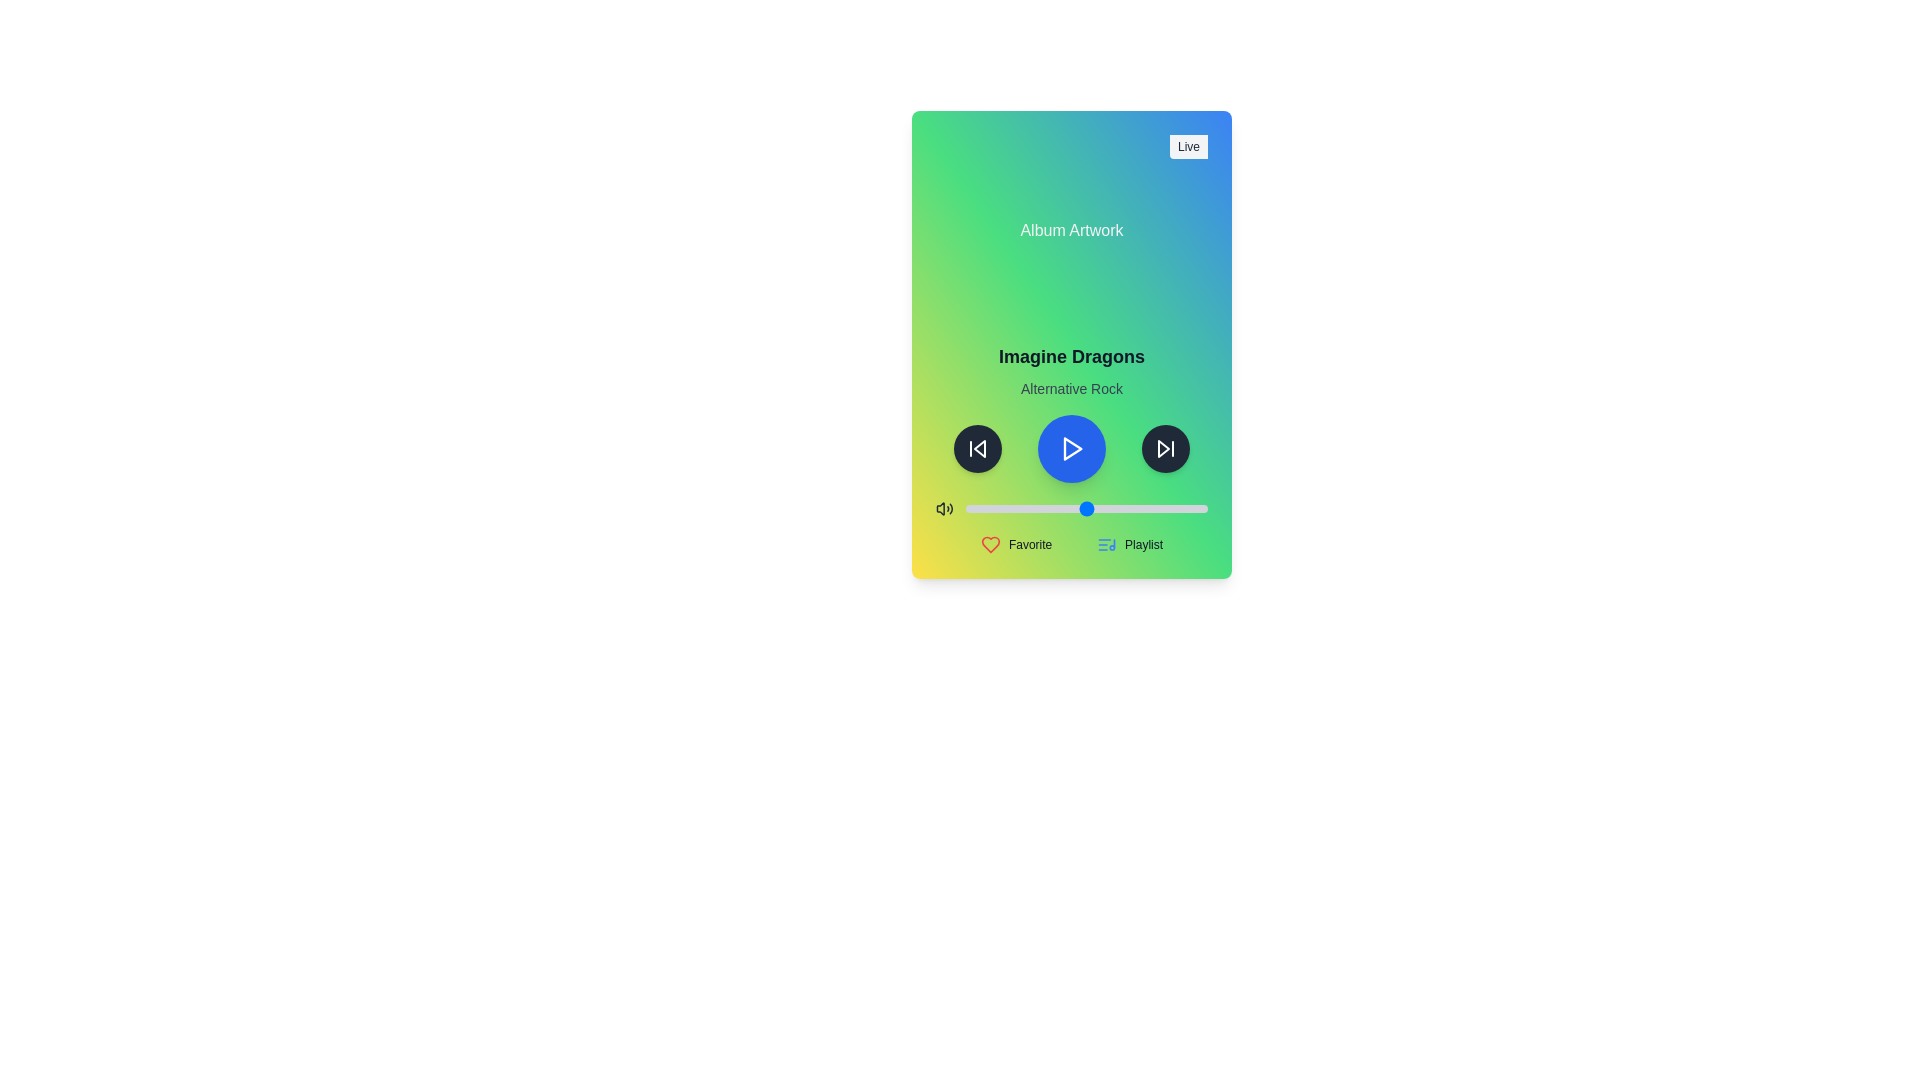 This screenshot has height=1080, width=1920. Describe the element at coordinates (1070, 370) in the screenshot. I see `the Label containing the bold text 'Imagine Dragons' and the smaller grey text 'Alternative Rock', which is centrally aligned below the artwork section and above the playback controls` at that location.